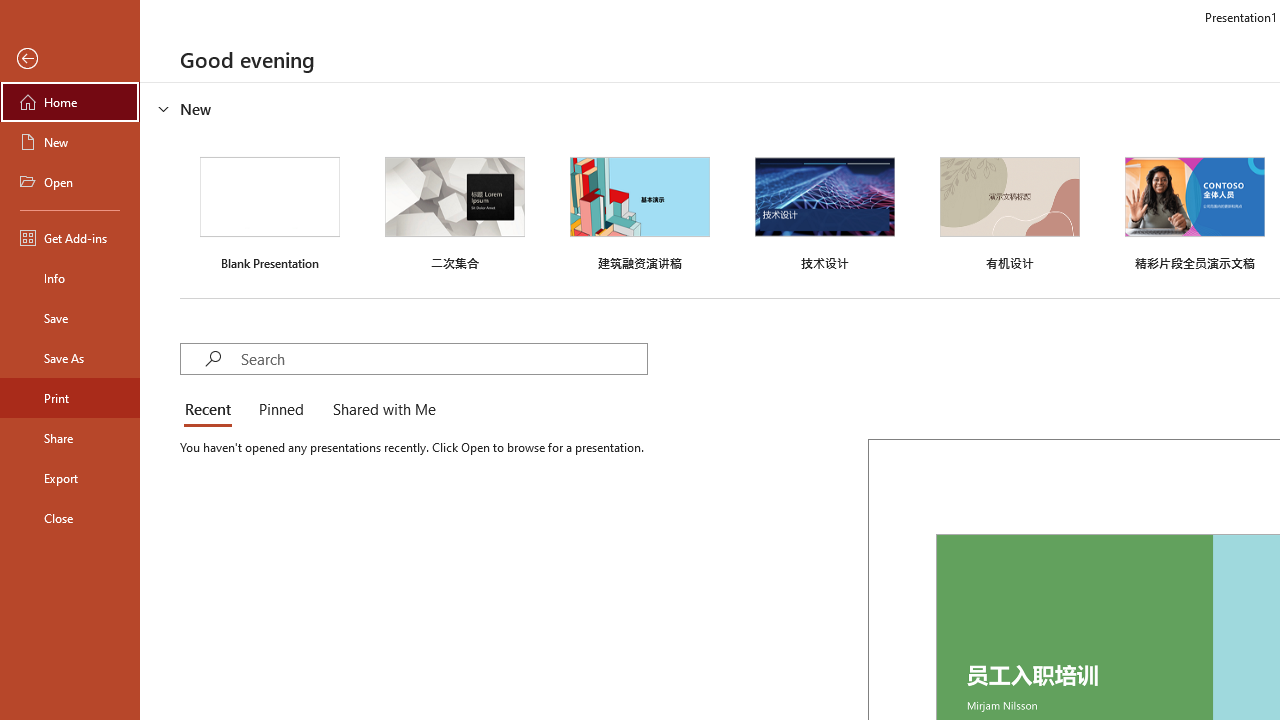 The width and height of the screenshot is (1280, 720). Describe the element at coordinates (69, 101) in the screenshot. I see `'Home'` at that location.